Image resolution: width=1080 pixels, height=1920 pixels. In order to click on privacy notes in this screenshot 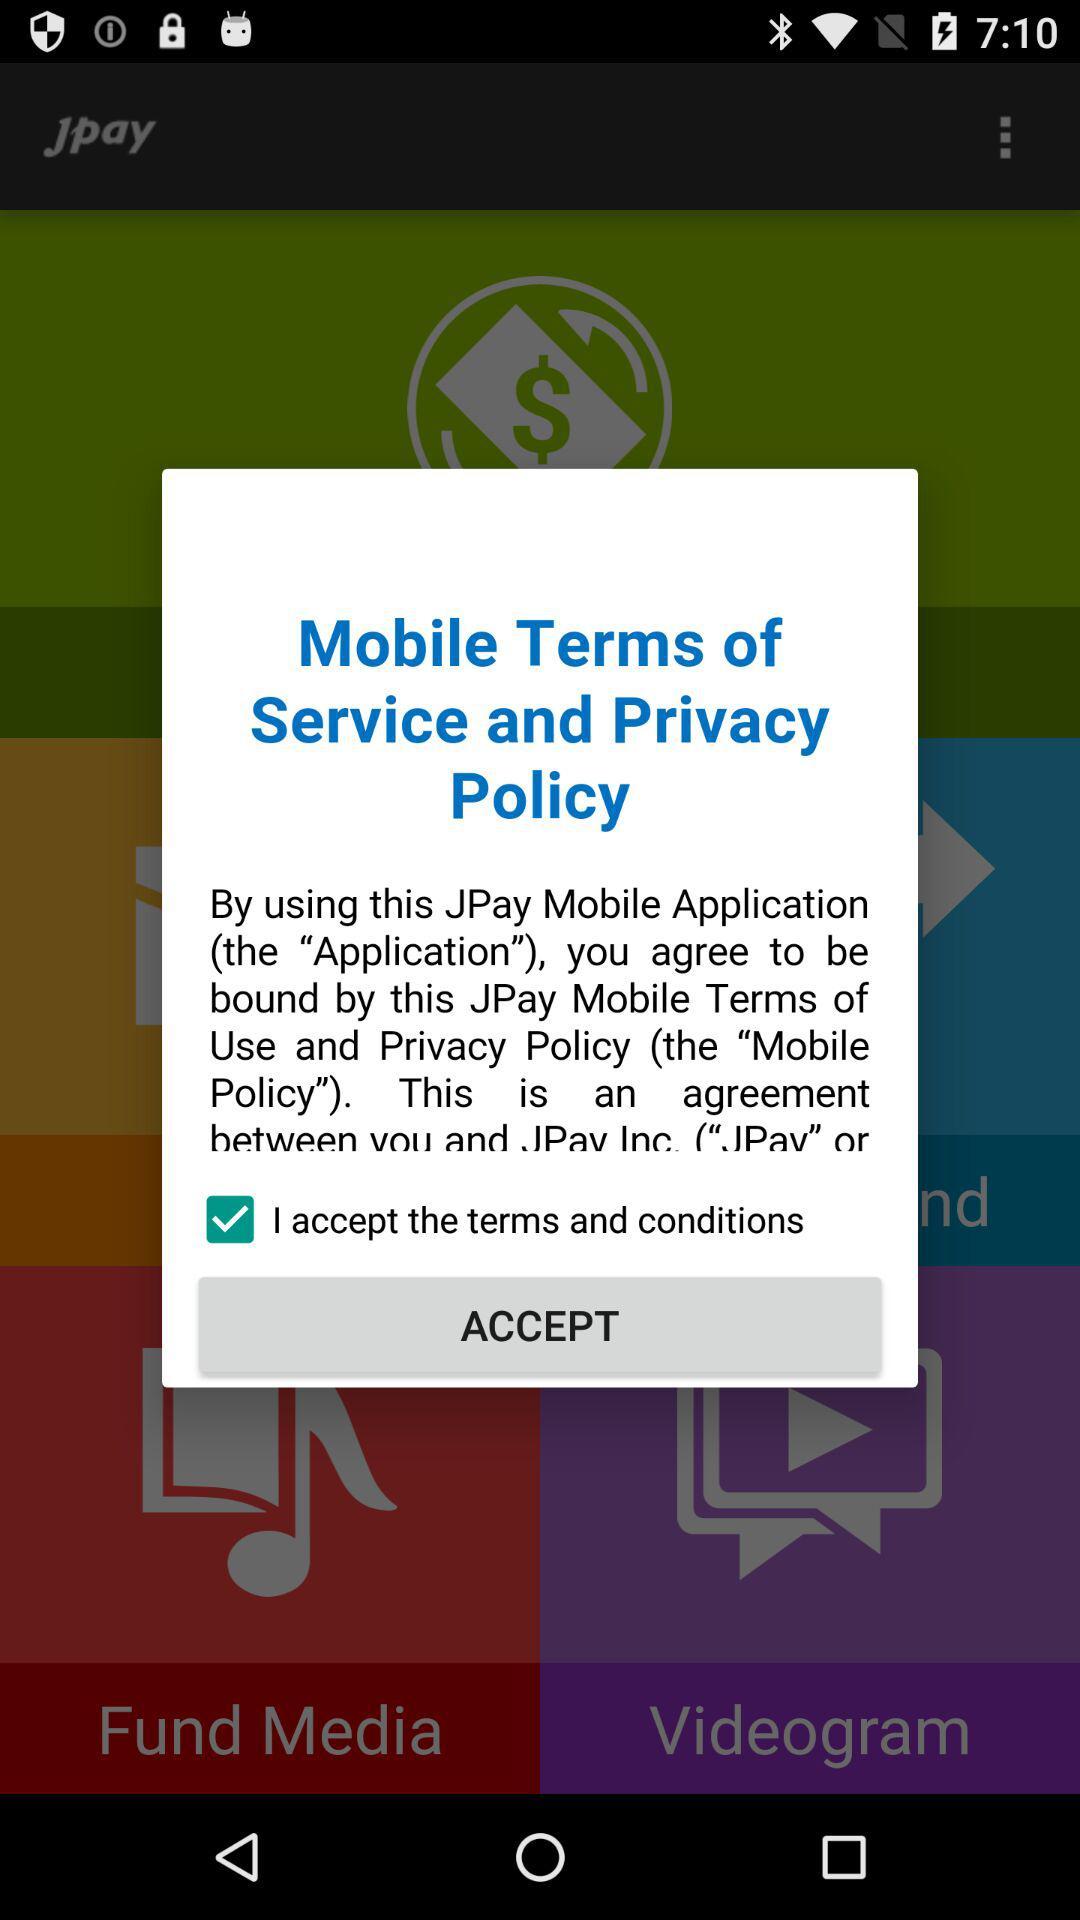, I will do `click(540, 829)`.